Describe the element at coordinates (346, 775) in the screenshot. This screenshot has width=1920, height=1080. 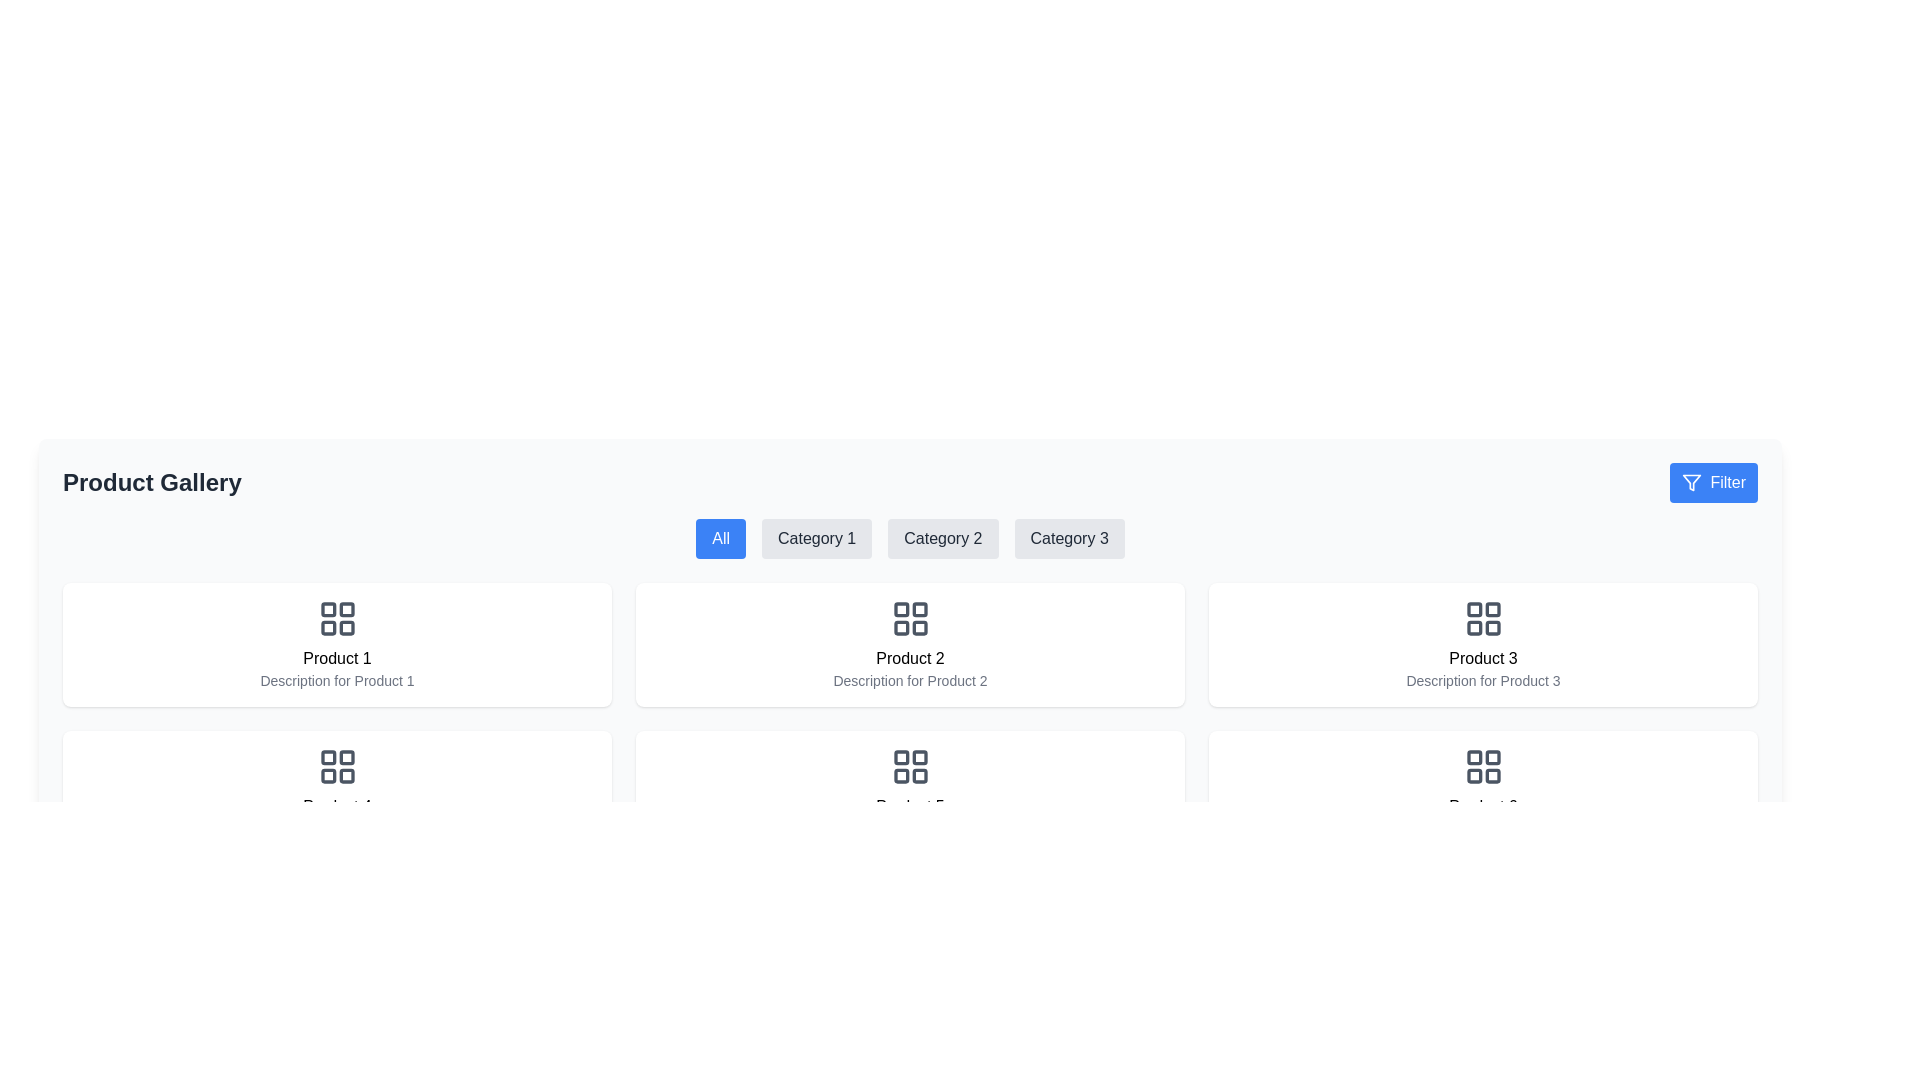
I see `the small square located in the bottom-right position of the 2x2 grid within the SVG icon, which is part of the product gallery above the 'Product 2' title` at that location.